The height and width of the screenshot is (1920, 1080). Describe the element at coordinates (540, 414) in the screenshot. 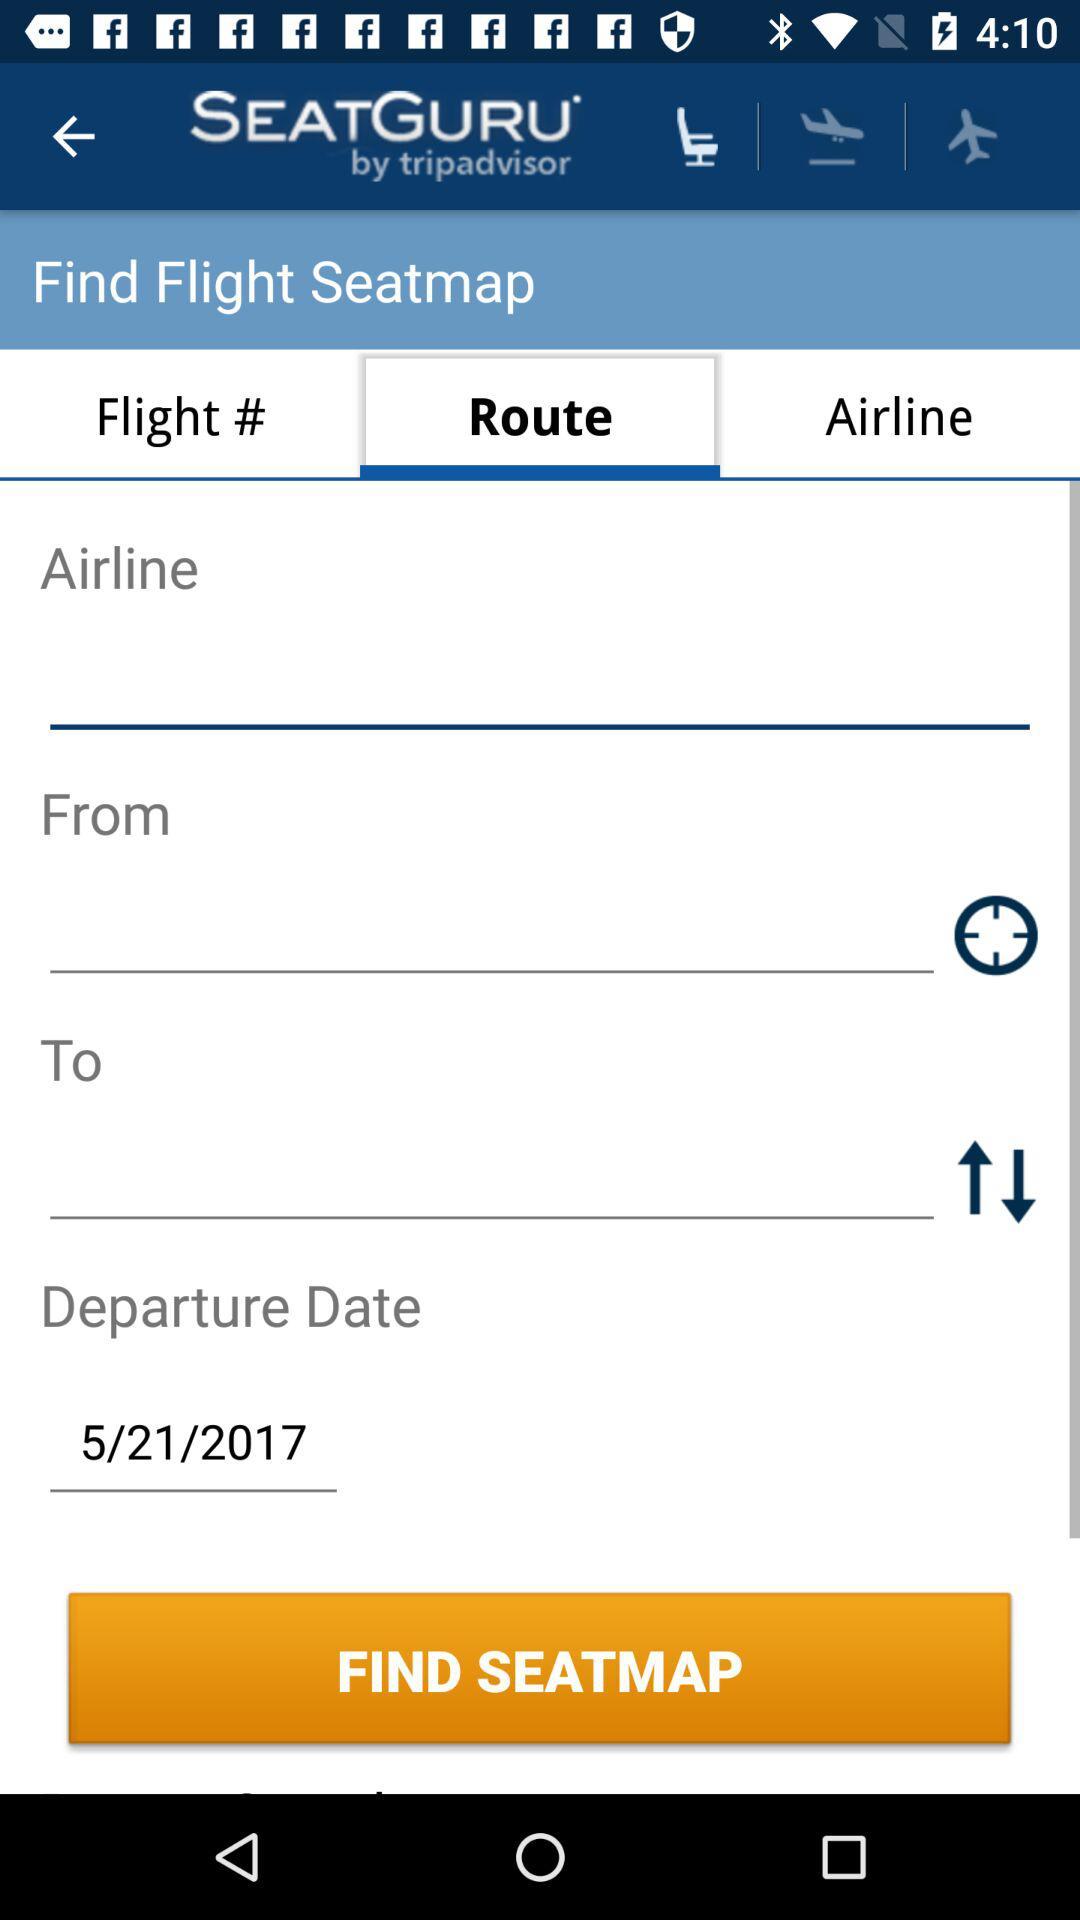

I see `item next to the airline` at that location.